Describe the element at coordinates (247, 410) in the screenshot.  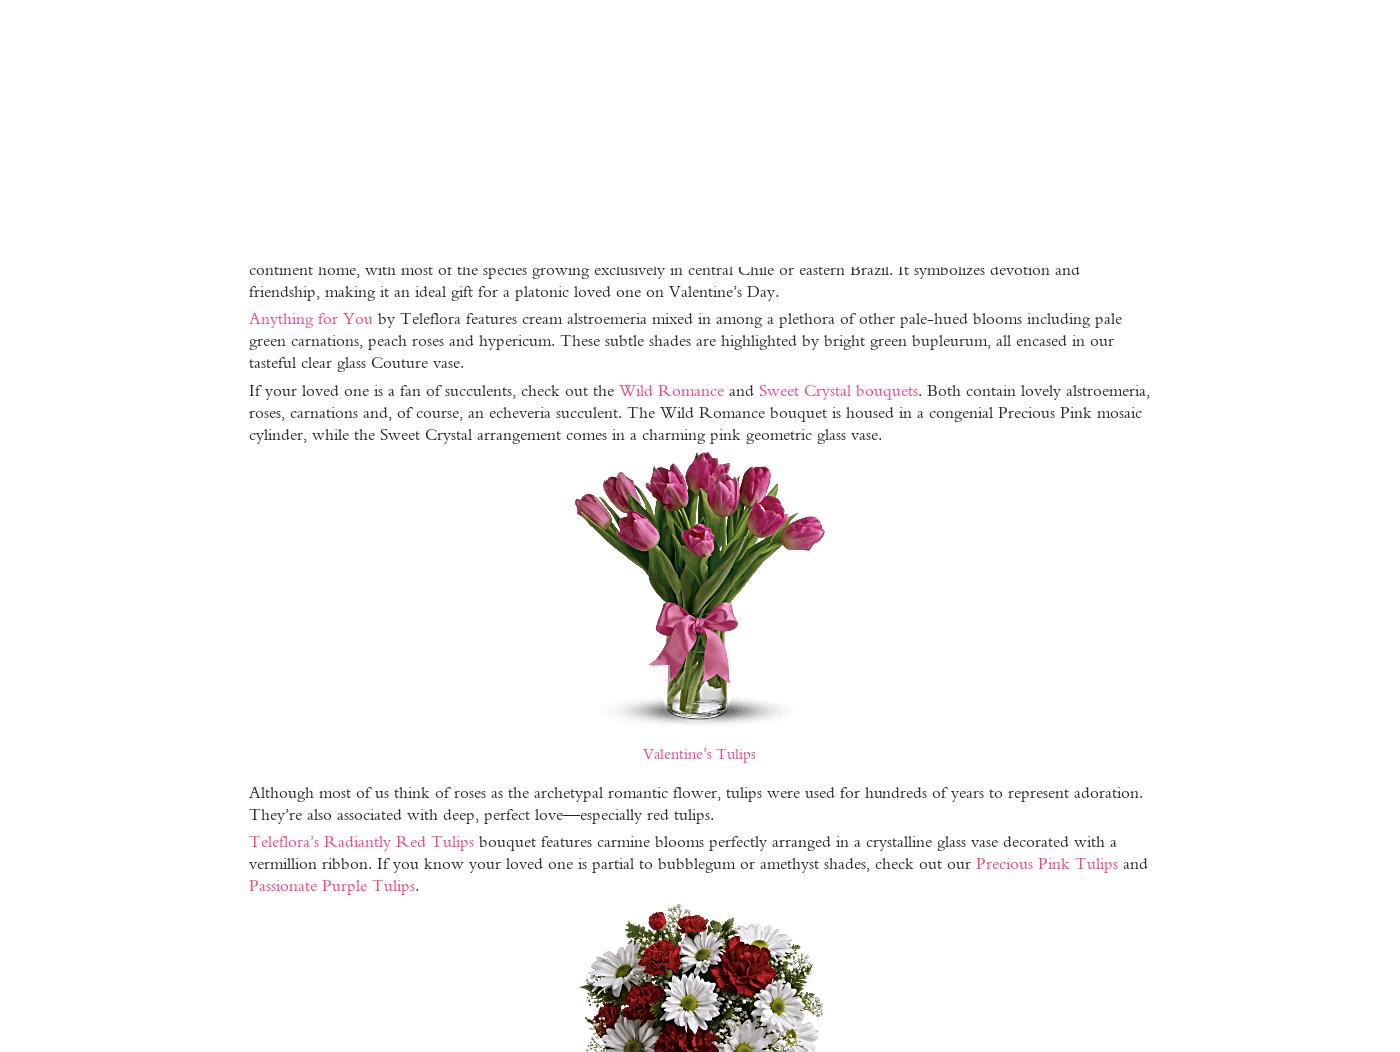
I see `'. Both contain lovely alstroemeria, roses, carnations and, of course, an echeveria succulent. The Wild Romance bouquet is housed in a congenial Precious Pink mosaic cylinder, while the Sweet Crystal arrangement comes in a charming pink geometric glass vase.'` at that location.